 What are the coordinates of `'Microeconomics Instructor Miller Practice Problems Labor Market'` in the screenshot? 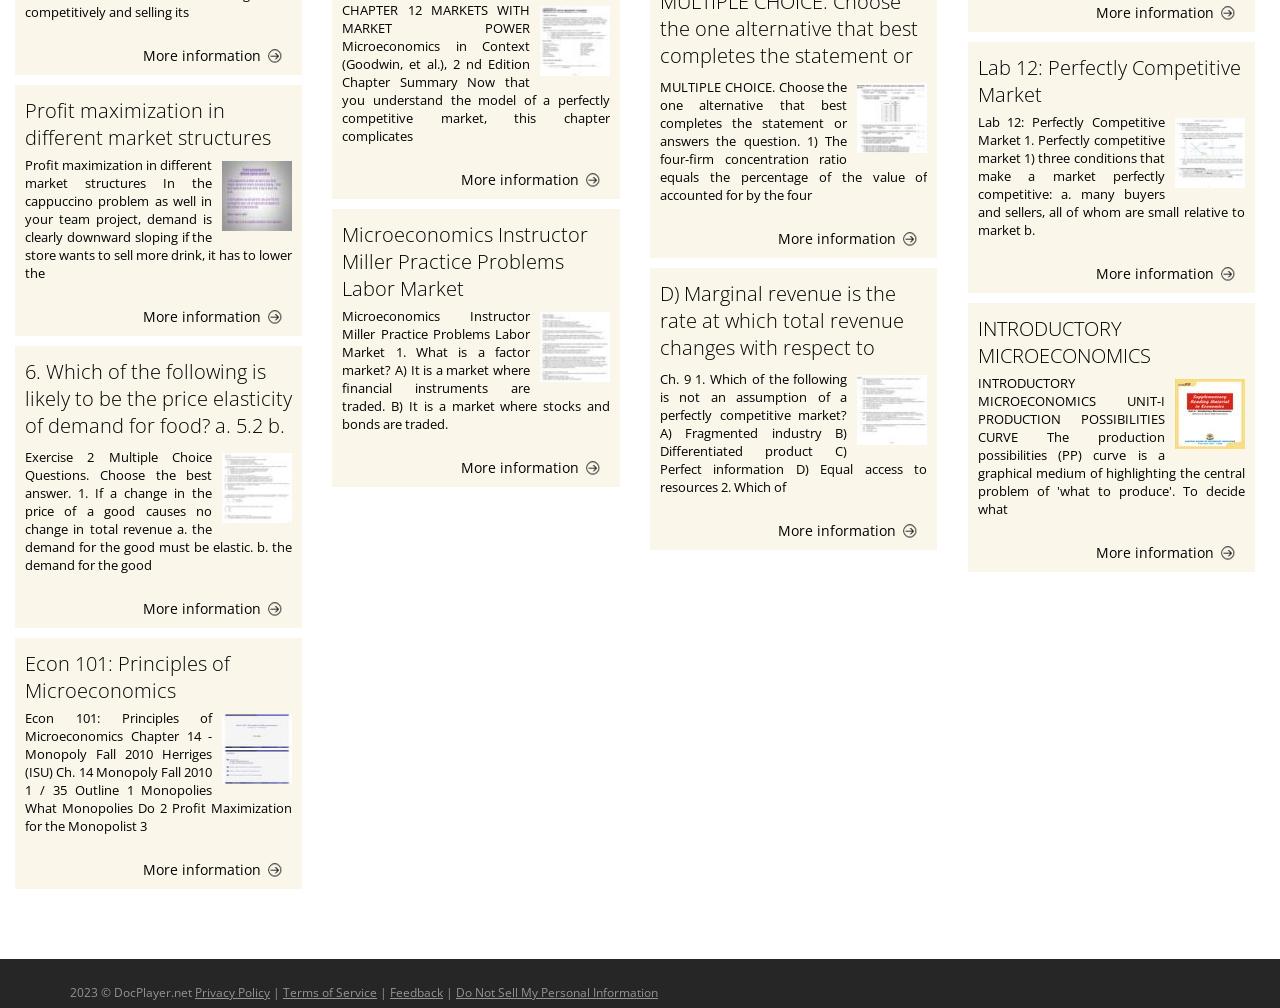 It's located at (464, 261).